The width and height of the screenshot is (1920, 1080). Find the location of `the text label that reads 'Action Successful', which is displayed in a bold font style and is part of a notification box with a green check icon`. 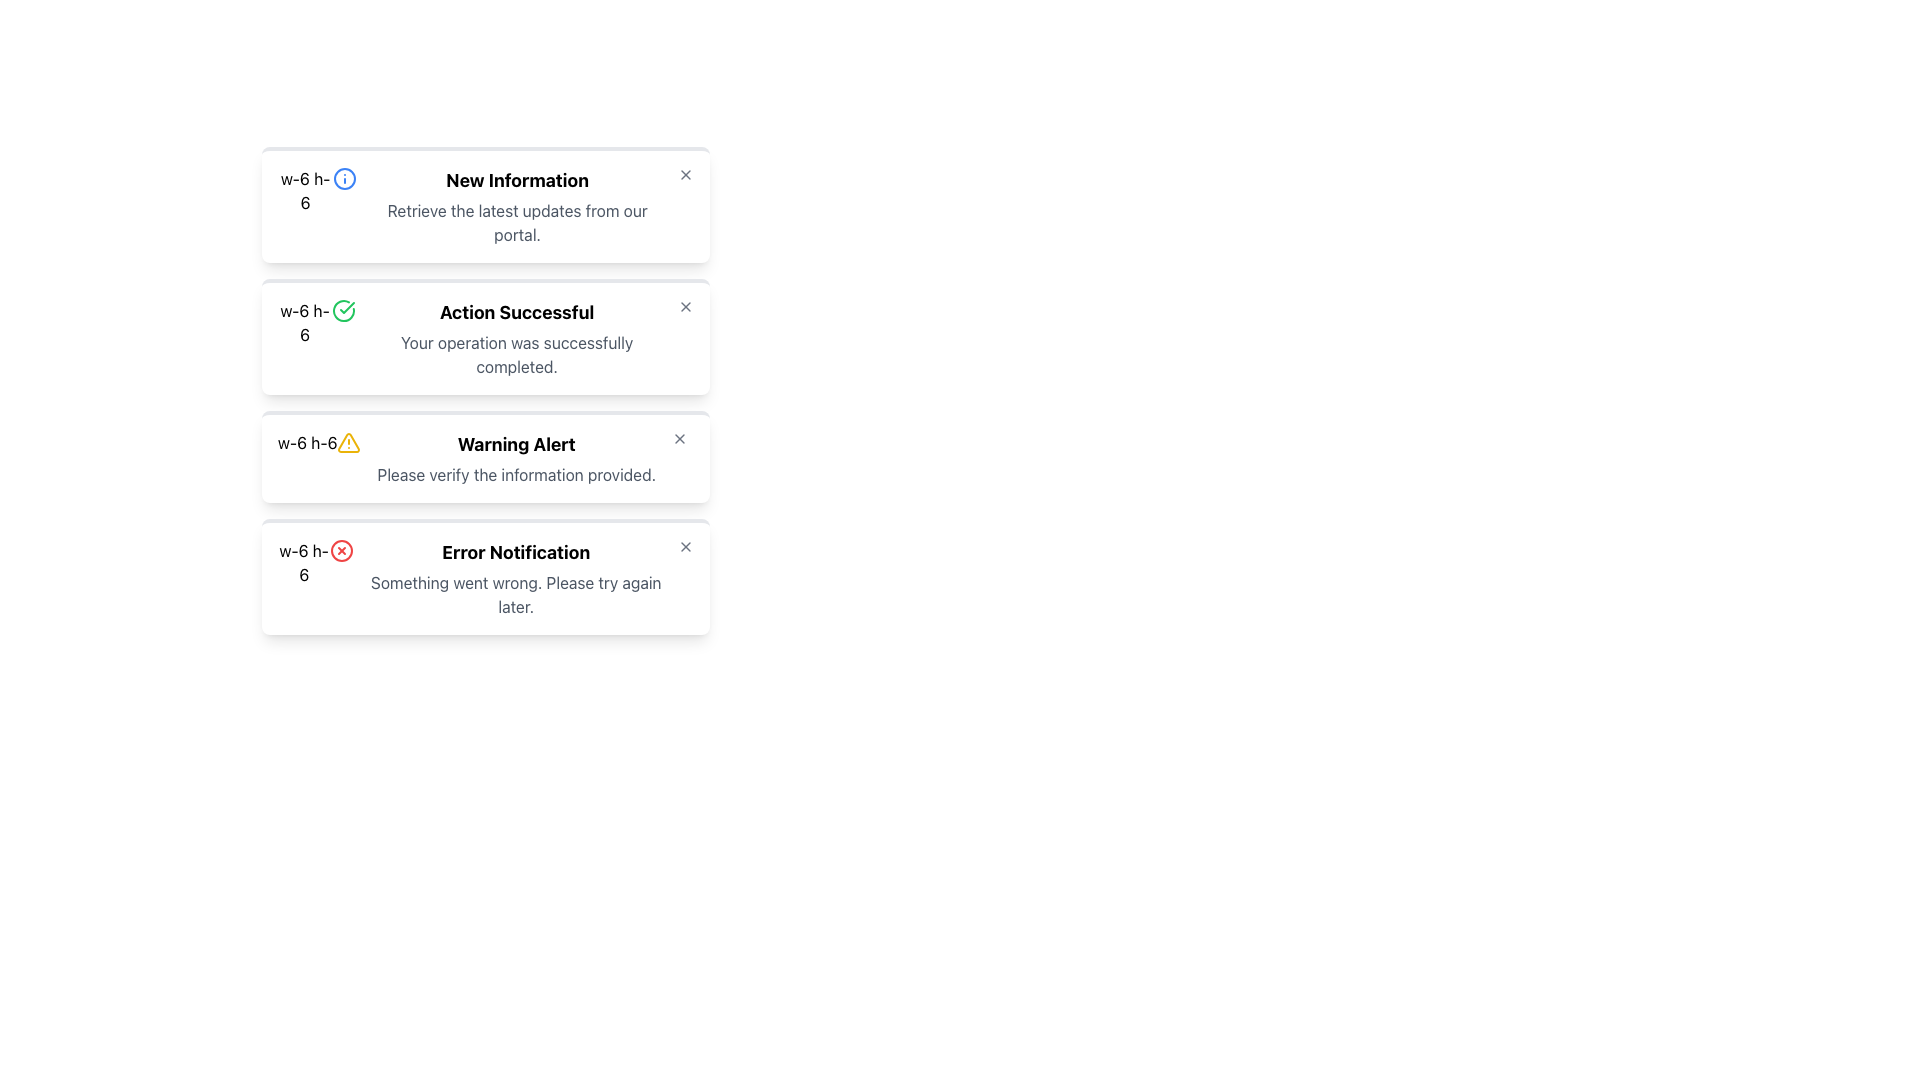

the text label that reads 'Action Successful', which is displayed in a bold font style and is part of a notification box with a green check icon is located at coordinates (517, 312).